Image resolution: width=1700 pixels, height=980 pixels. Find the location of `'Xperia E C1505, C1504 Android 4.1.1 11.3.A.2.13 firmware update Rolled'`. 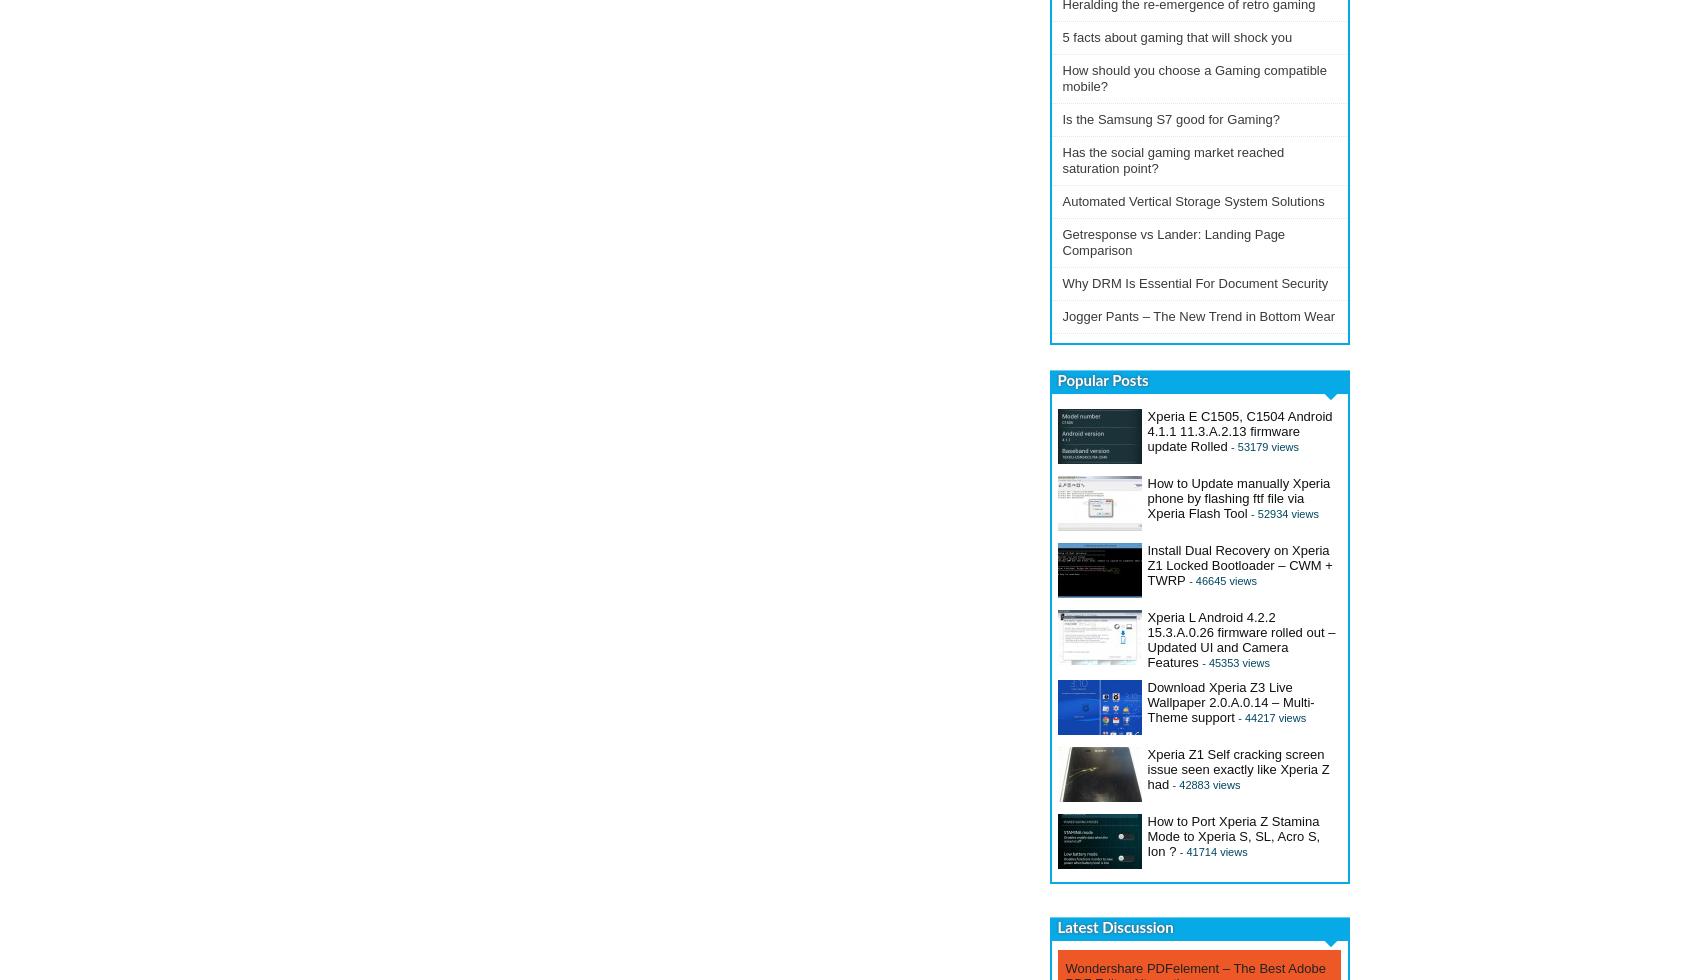

'Xperia E C1505, C1504 Android 4.1.1 11.3.A.2.13 firmware update Rolled' is located at coordinates (1238, 431).